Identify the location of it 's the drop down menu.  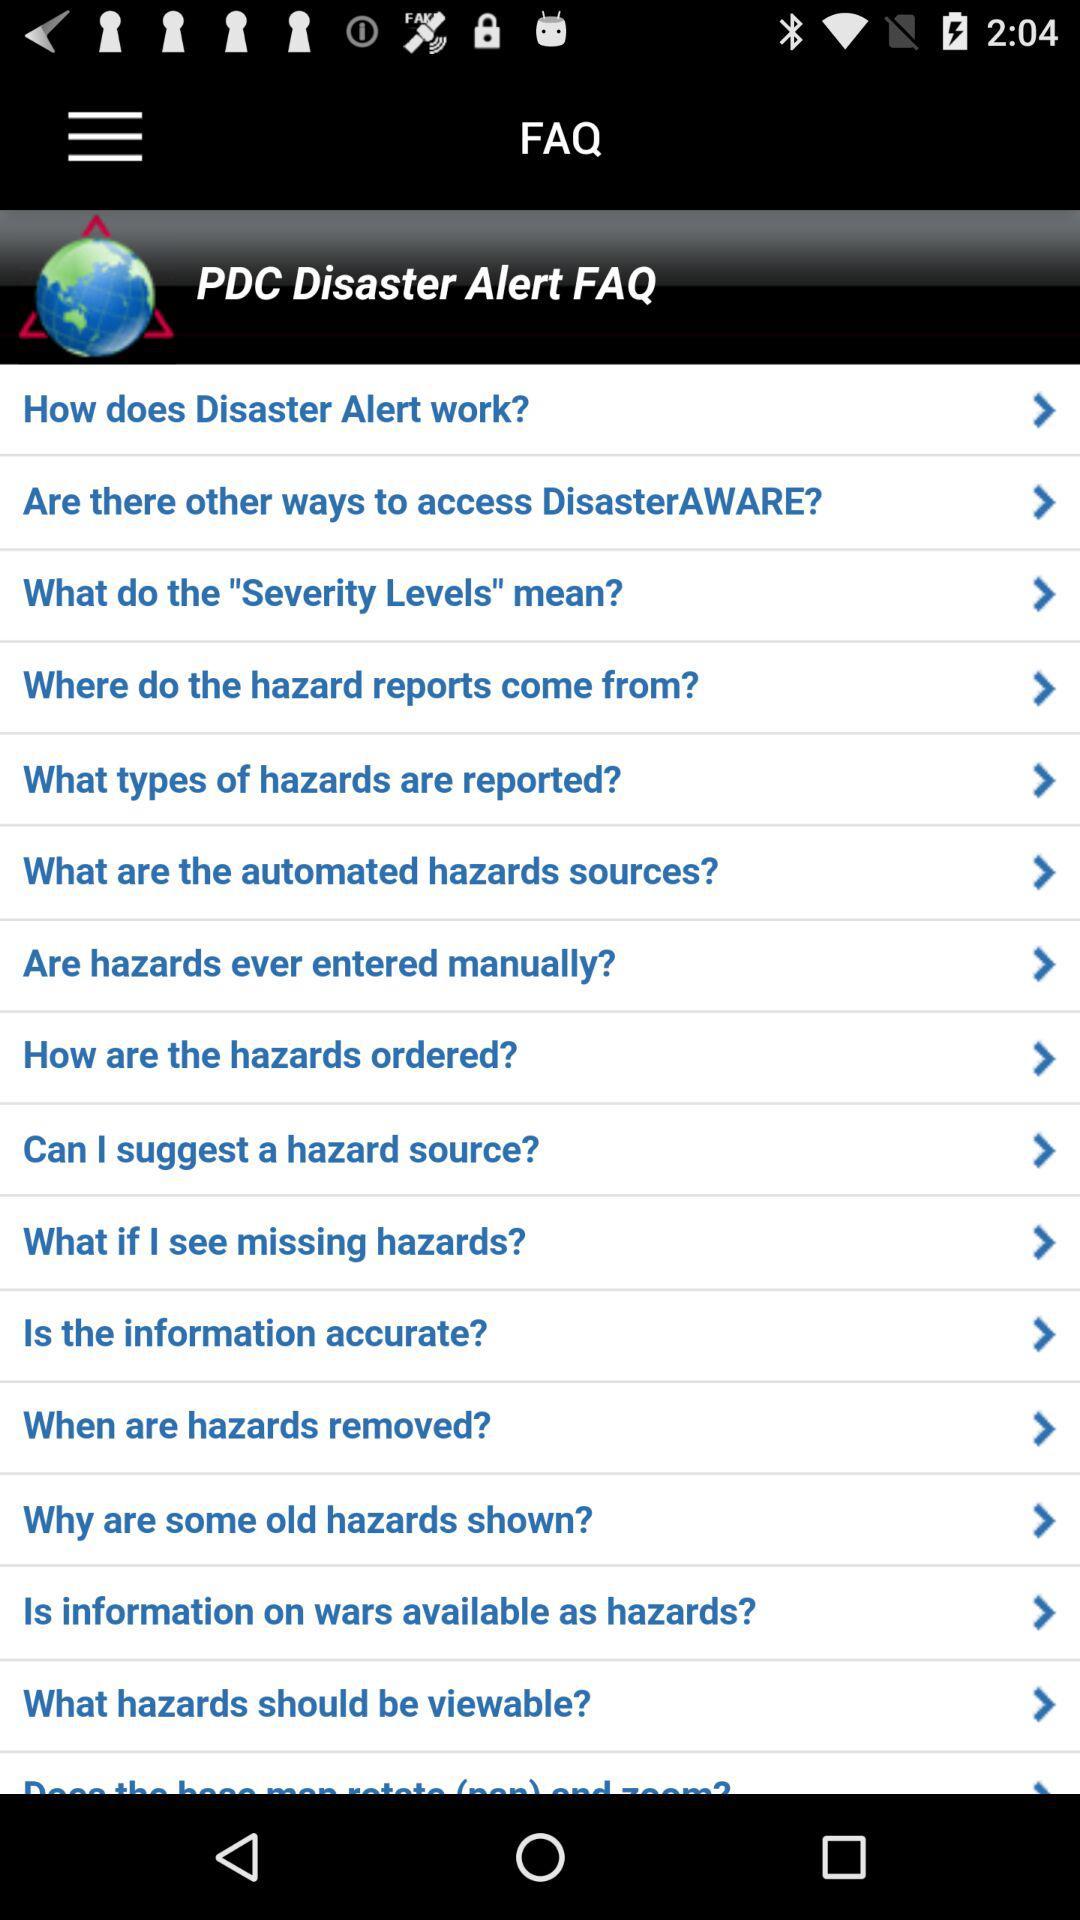
(105, 135).